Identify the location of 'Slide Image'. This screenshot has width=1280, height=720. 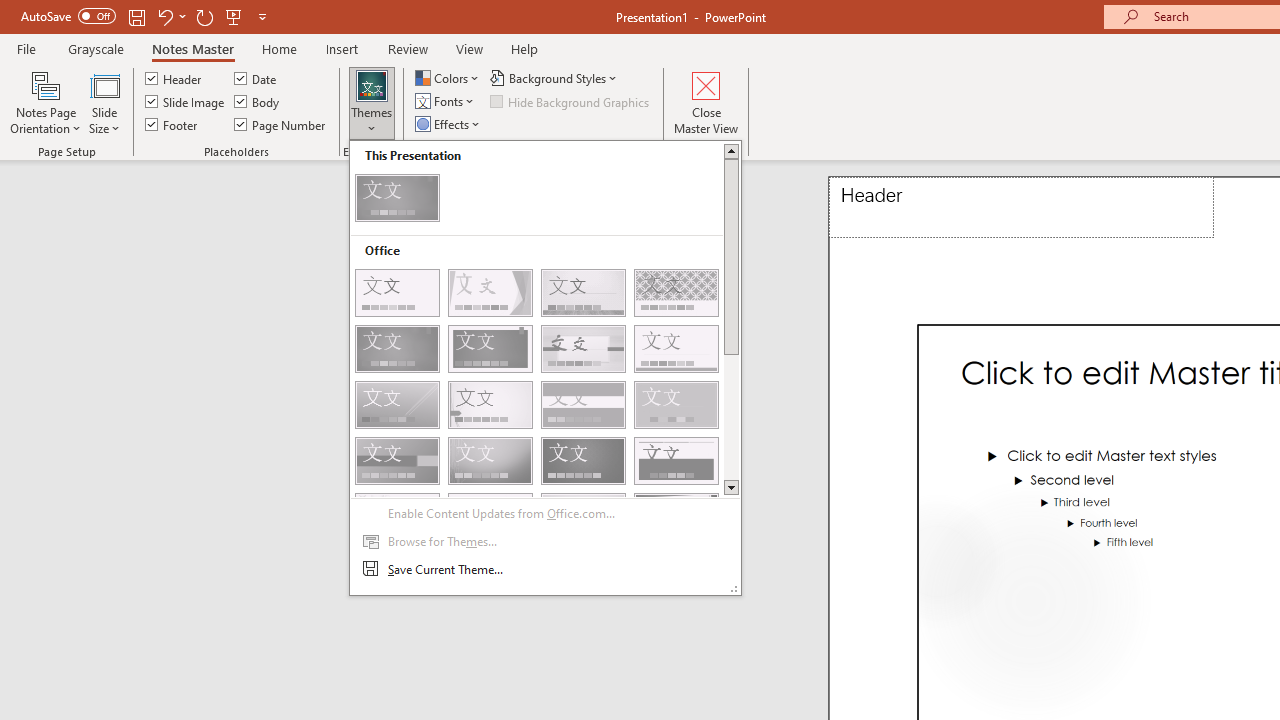
(186, 101).